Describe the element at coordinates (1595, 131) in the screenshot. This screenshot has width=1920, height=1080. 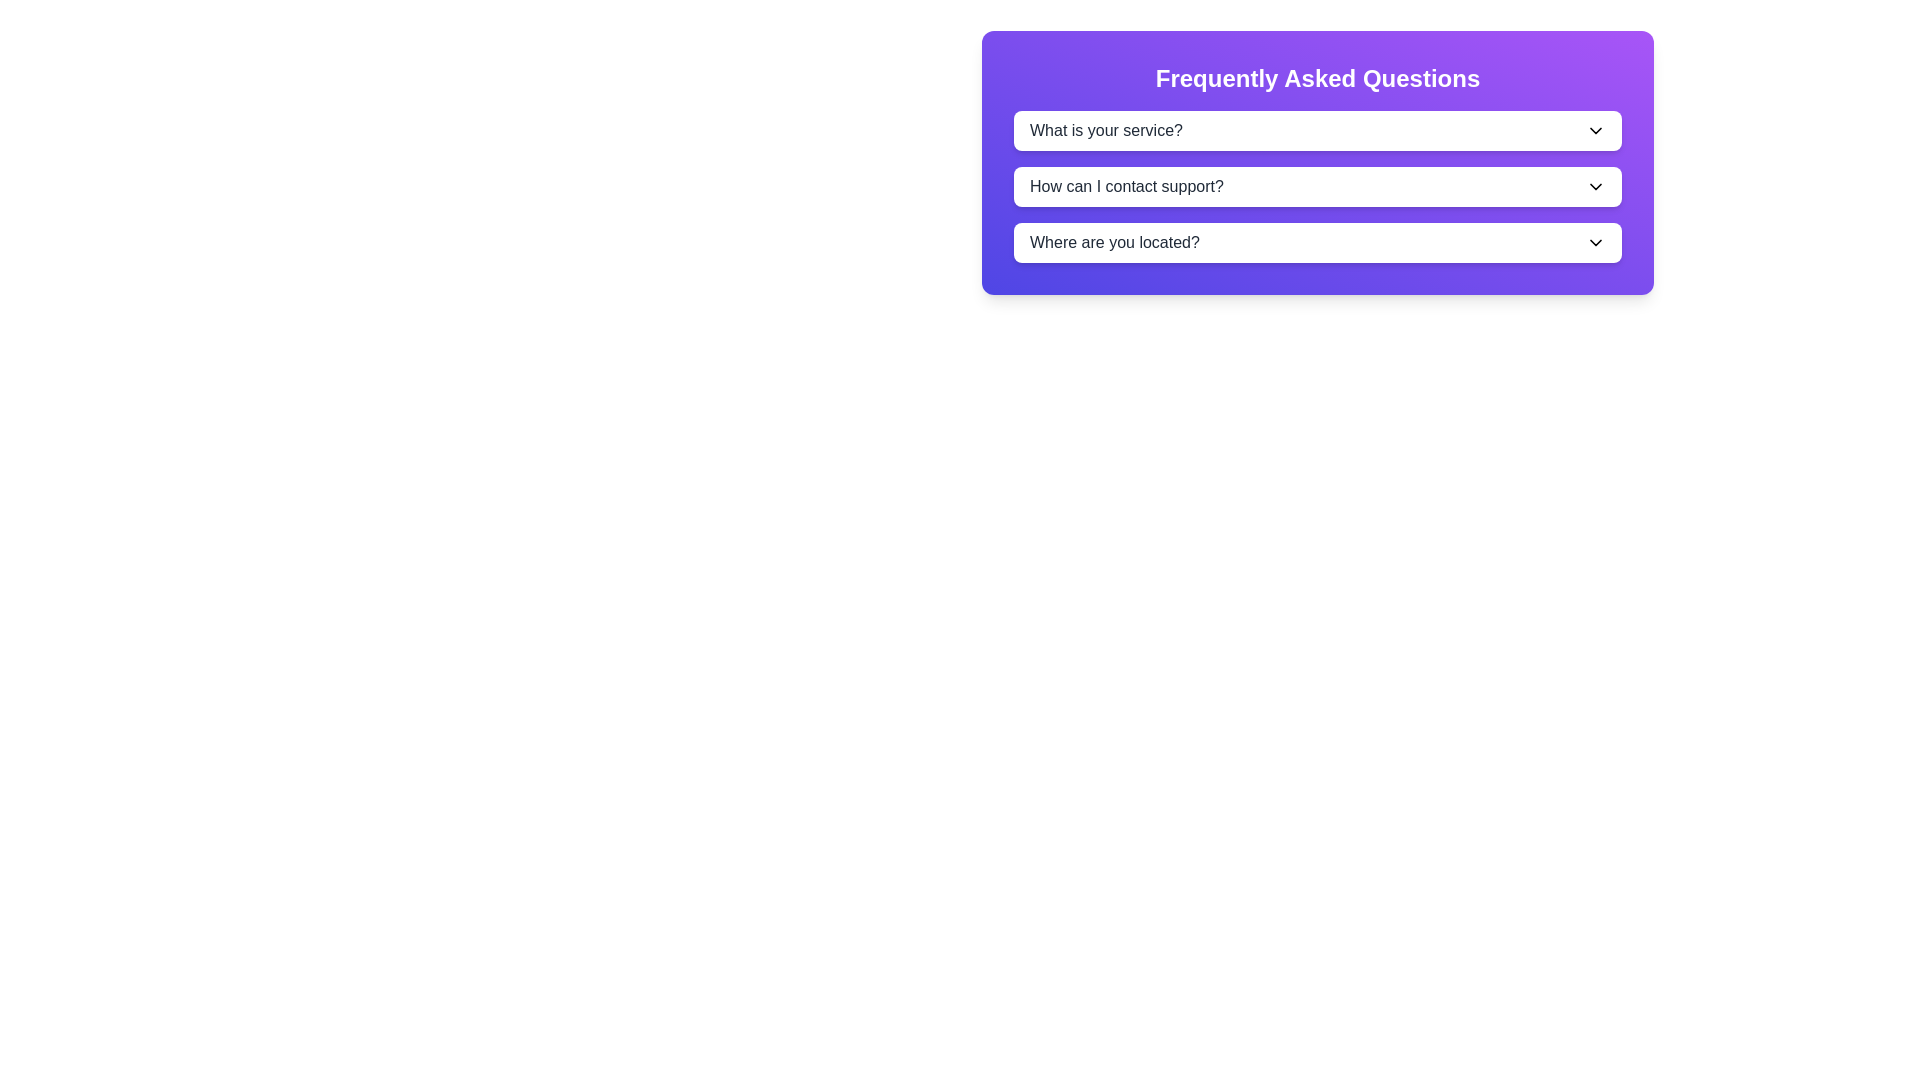
I see `the Chevron Down icon located at the far right side of the 'What is your service?' button` at that location.